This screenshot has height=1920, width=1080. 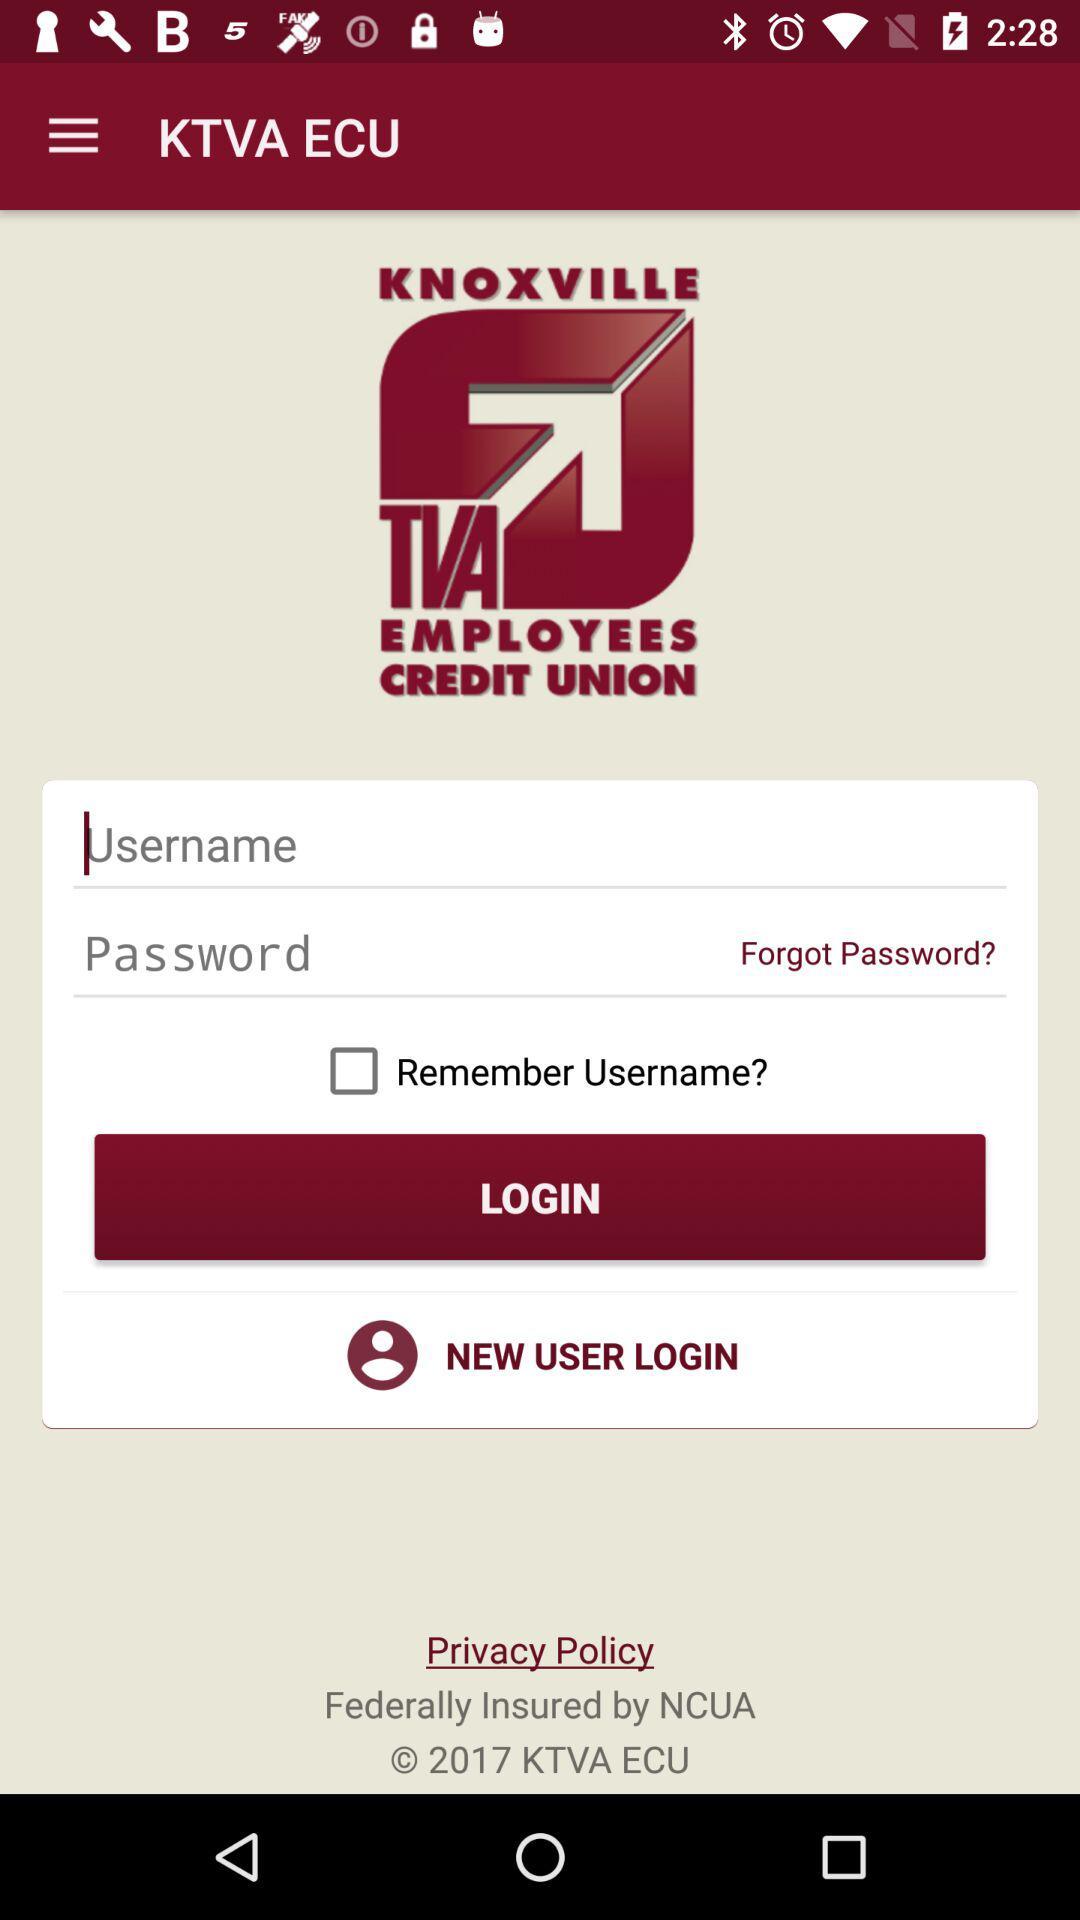 What do you see at coordinates (540, 1649) in the screenshot?
I see `privacy policy` at bounding box center [540, 1649].